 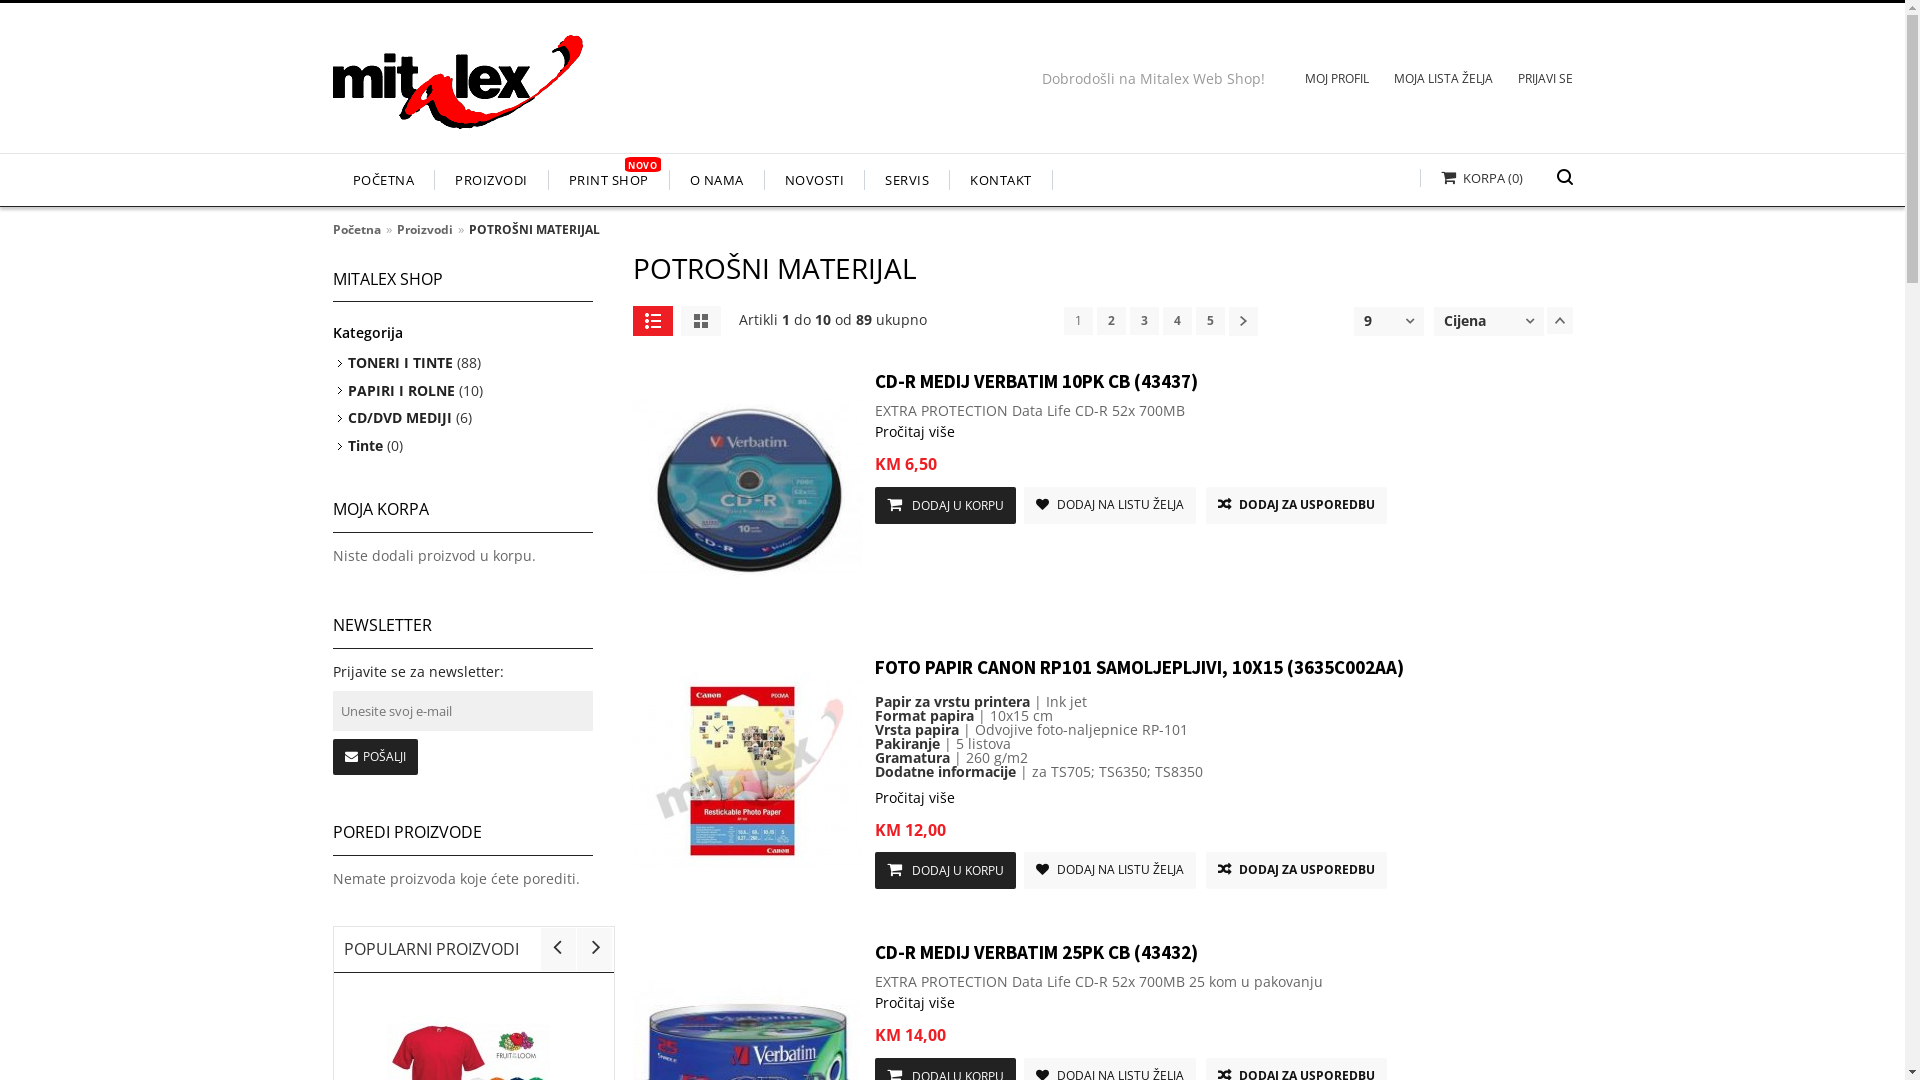 What do you see at coordinates (1471, 176) in the screenshot?
I see `'KORPA (0)'` at bounding box center [1471, 176].